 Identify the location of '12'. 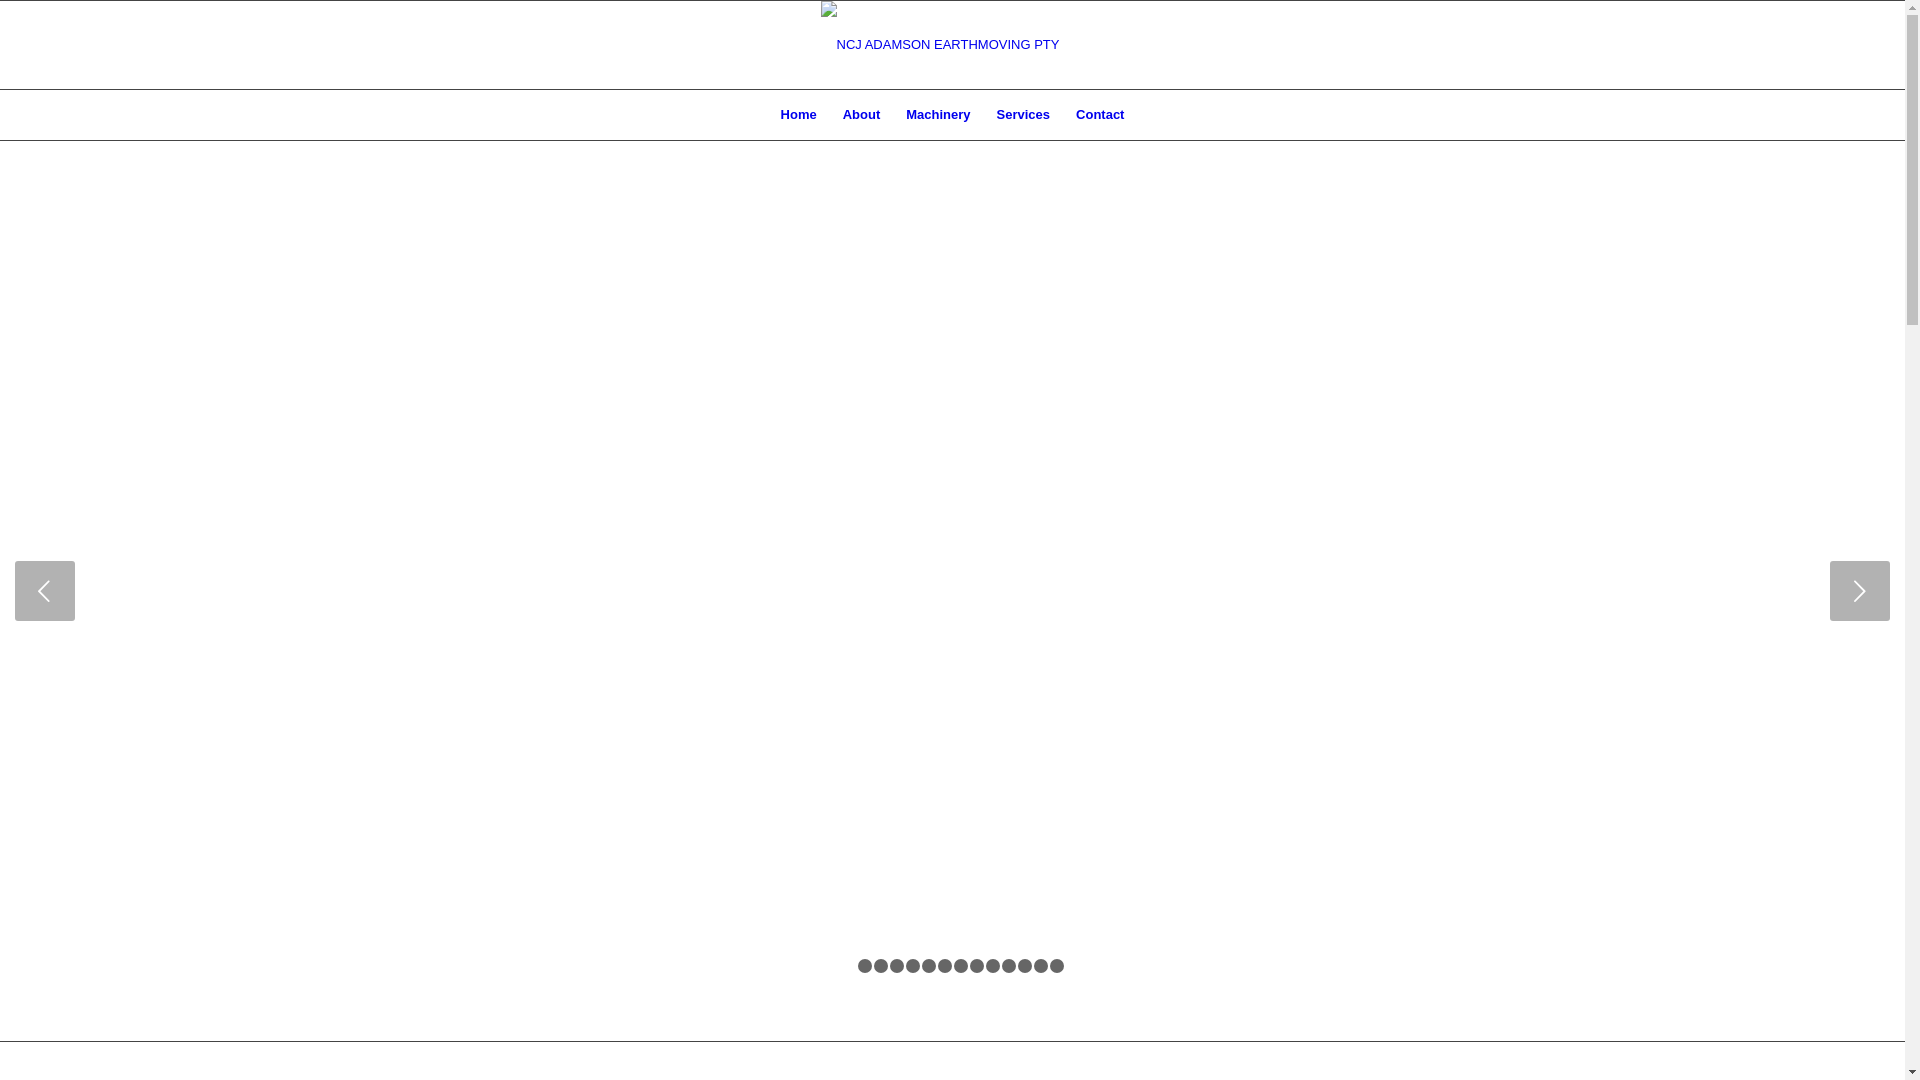
(1025, 964).